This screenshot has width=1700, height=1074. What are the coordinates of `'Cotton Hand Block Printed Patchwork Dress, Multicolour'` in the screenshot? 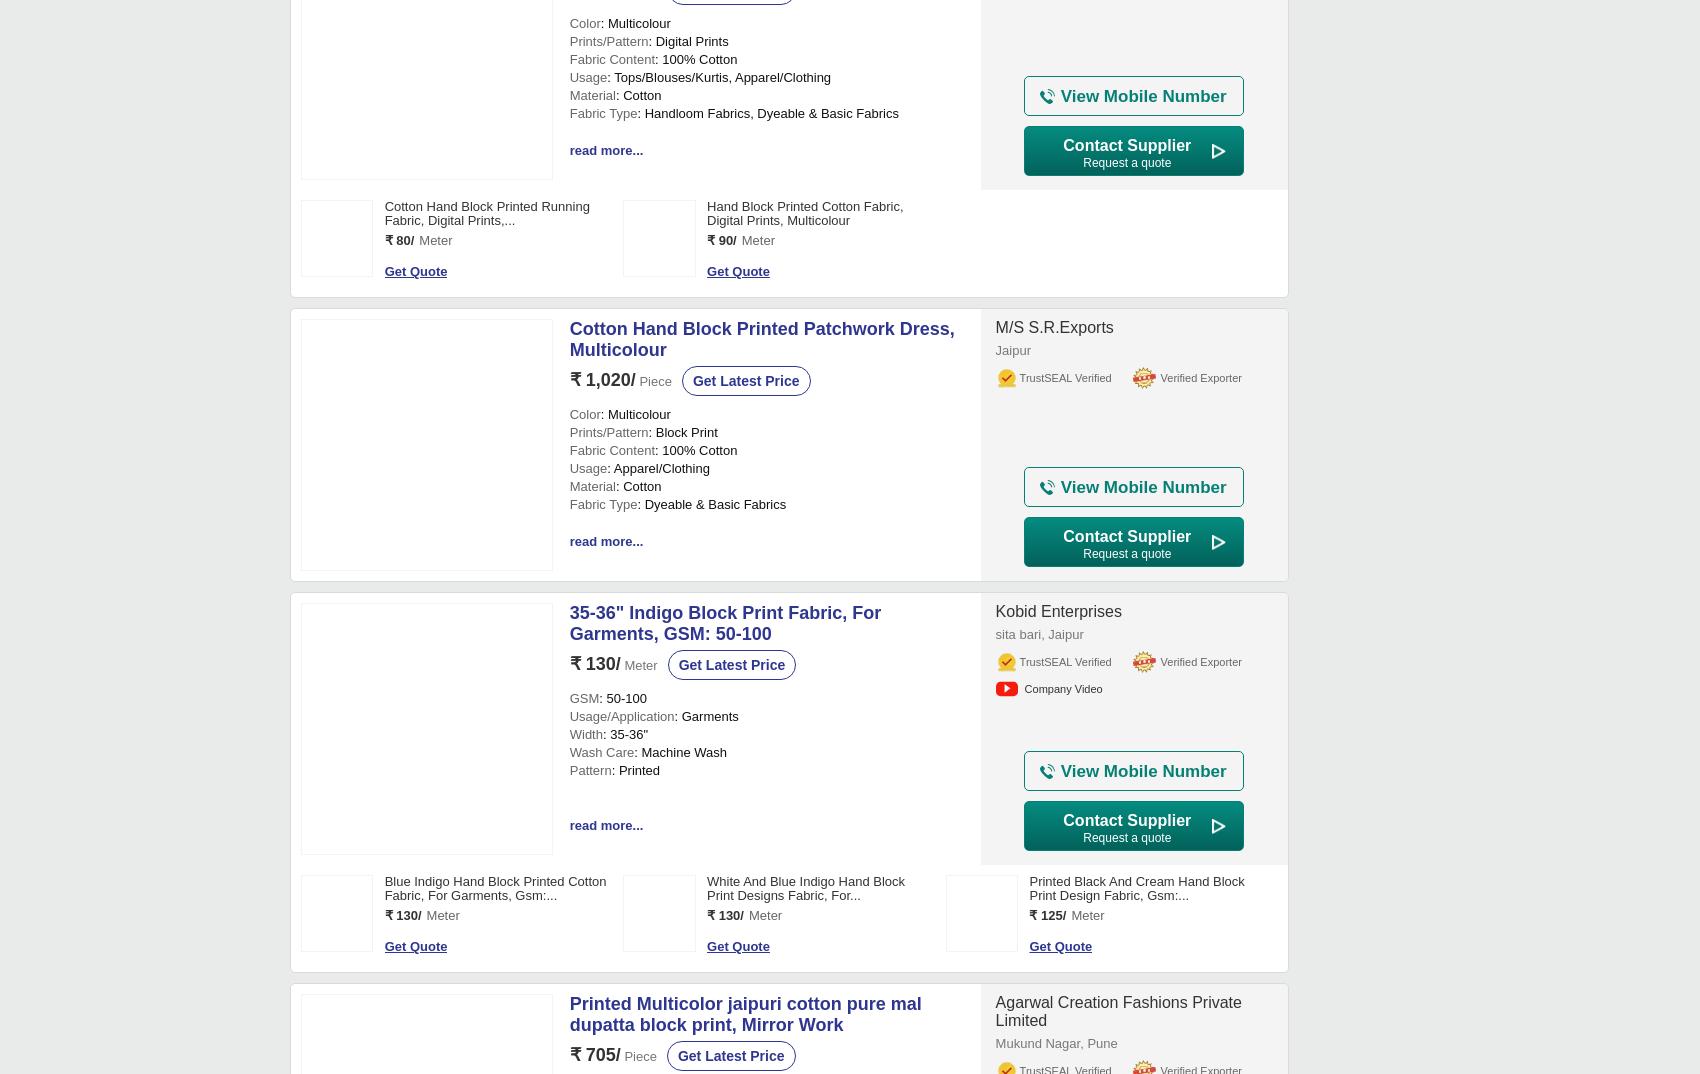 It's located at (760, 952).